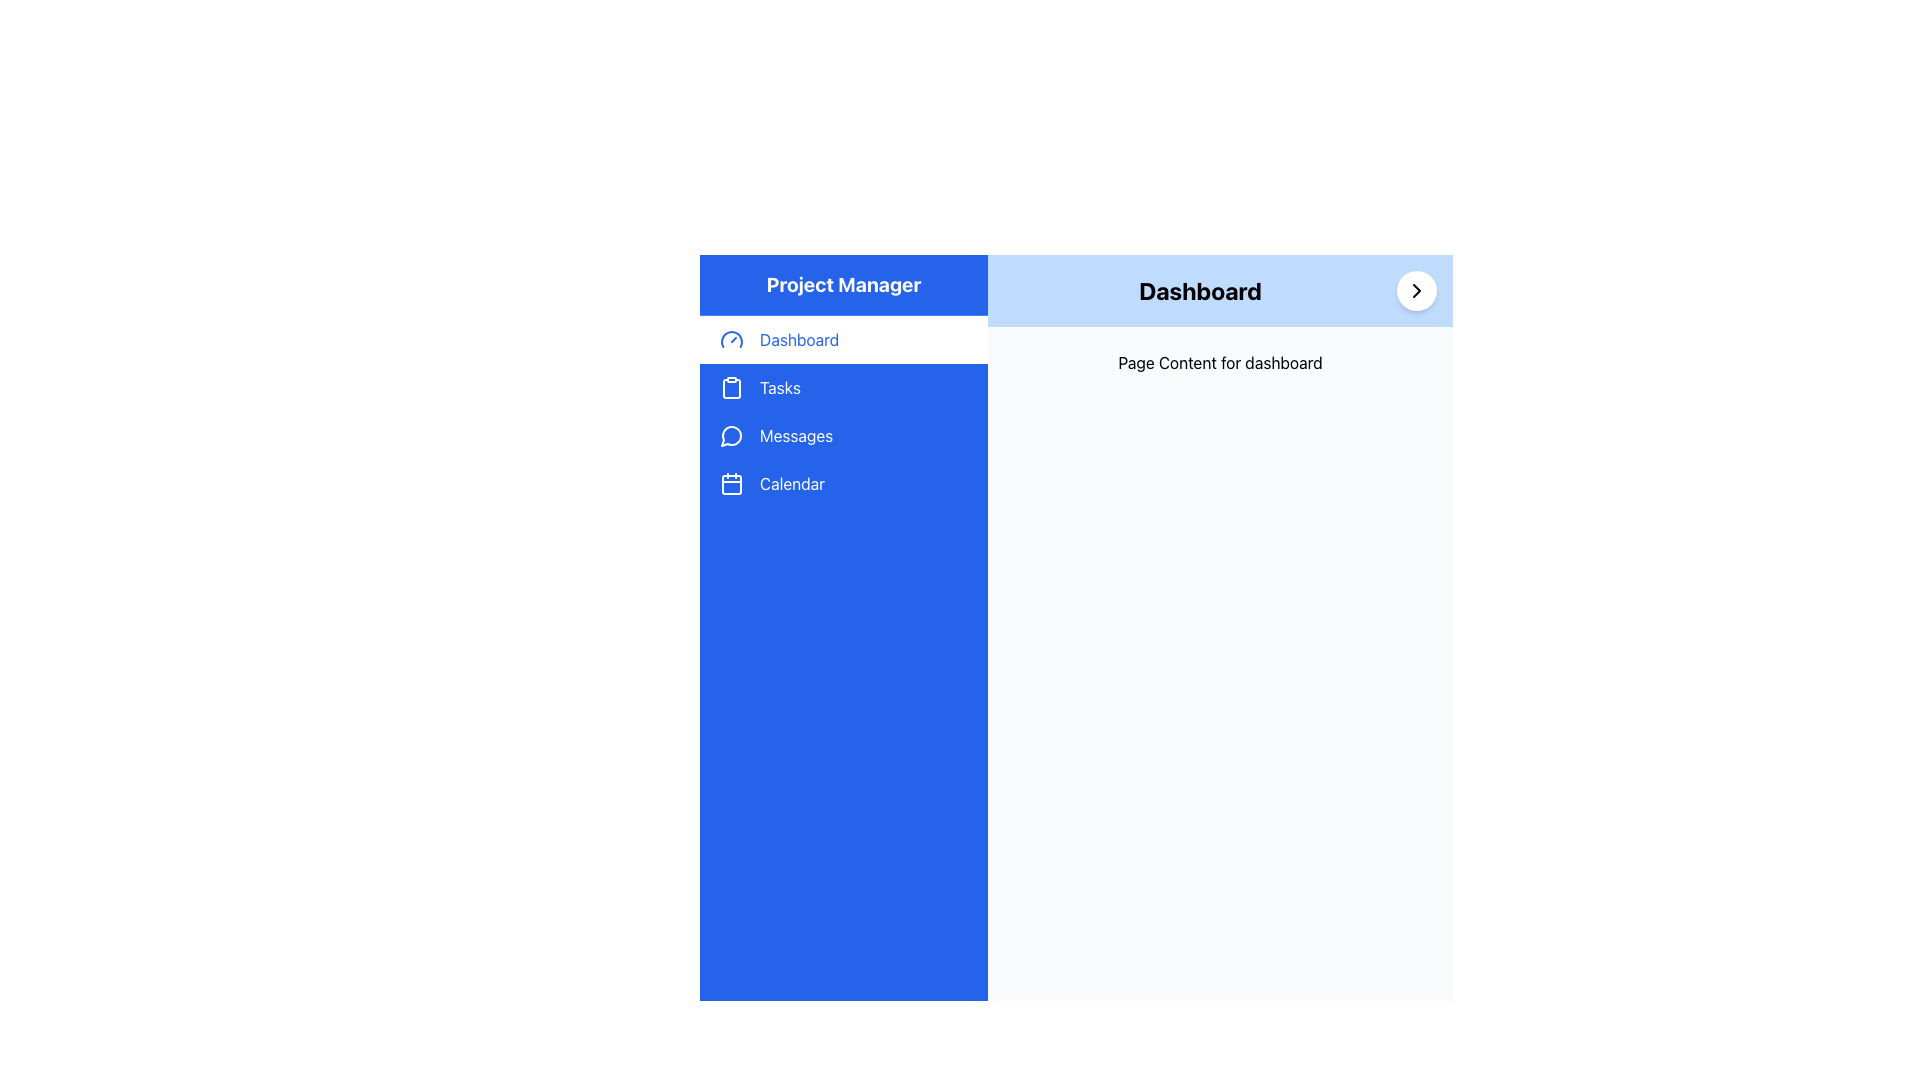 This screenshot has height=1080, width=1920. I want to click on the Text Label at the top of the vertical sidebar, which indicates the user's role or project management section, distinguished by its blue background, so click(844, 285).